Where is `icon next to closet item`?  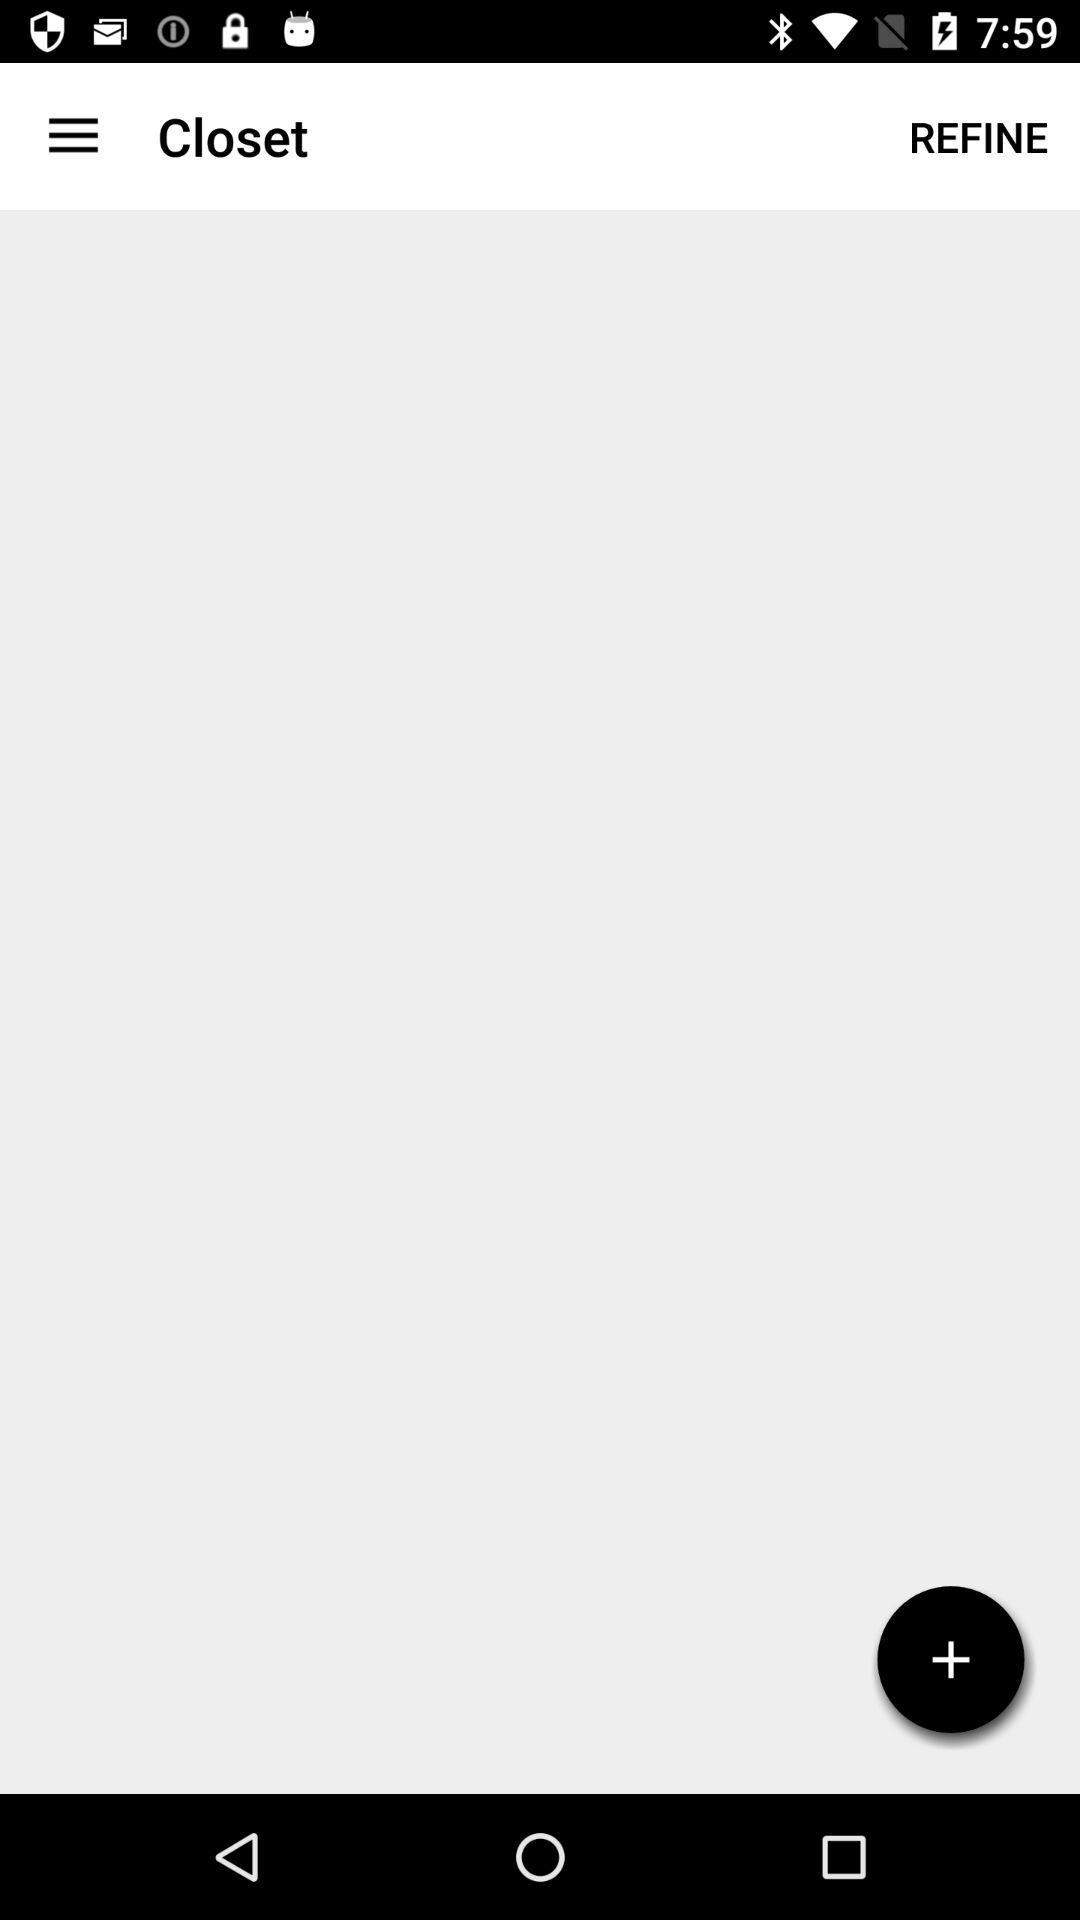 icon next to closet item is located at coordinates (72, 135).